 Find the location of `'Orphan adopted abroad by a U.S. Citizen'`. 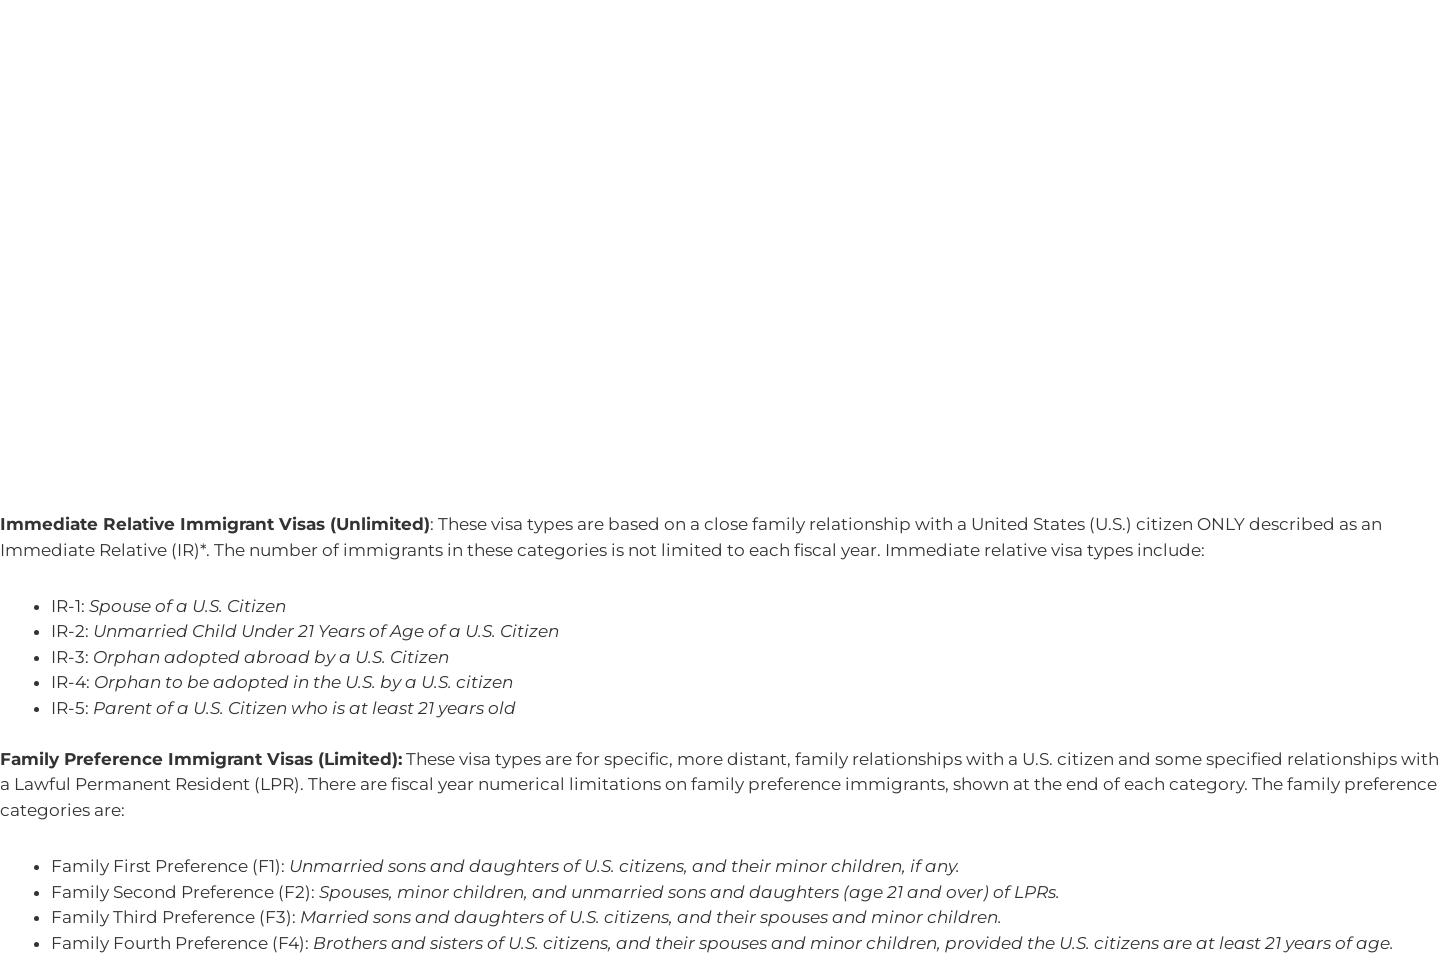

'Orphan adopted abroad by a U.S. Citizen' is located at coordinates (92, 655).